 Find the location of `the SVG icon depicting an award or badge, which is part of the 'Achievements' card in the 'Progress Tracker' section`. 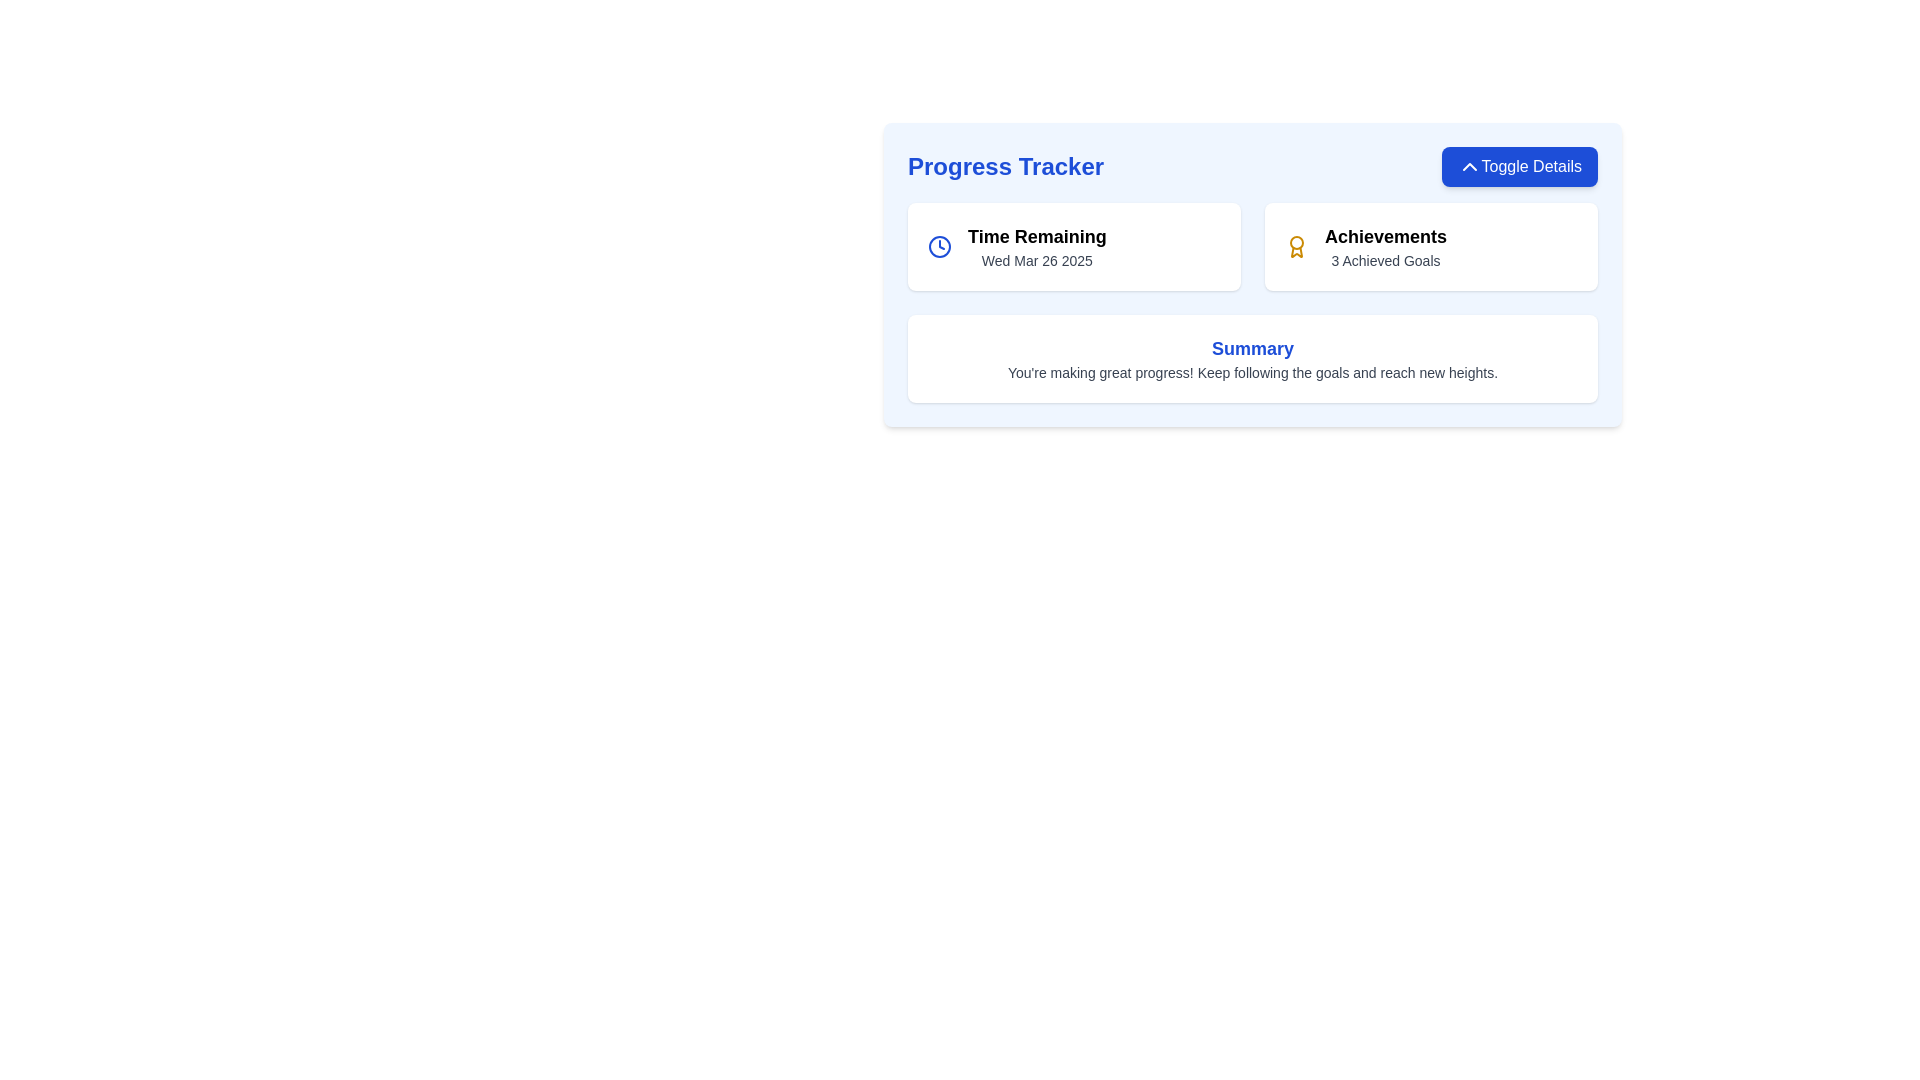

the SVG icon depicting an award or badge, which is part of the 'Achievements' card in the 'Progress Tracker' section is located at coordinates (1296, 242).